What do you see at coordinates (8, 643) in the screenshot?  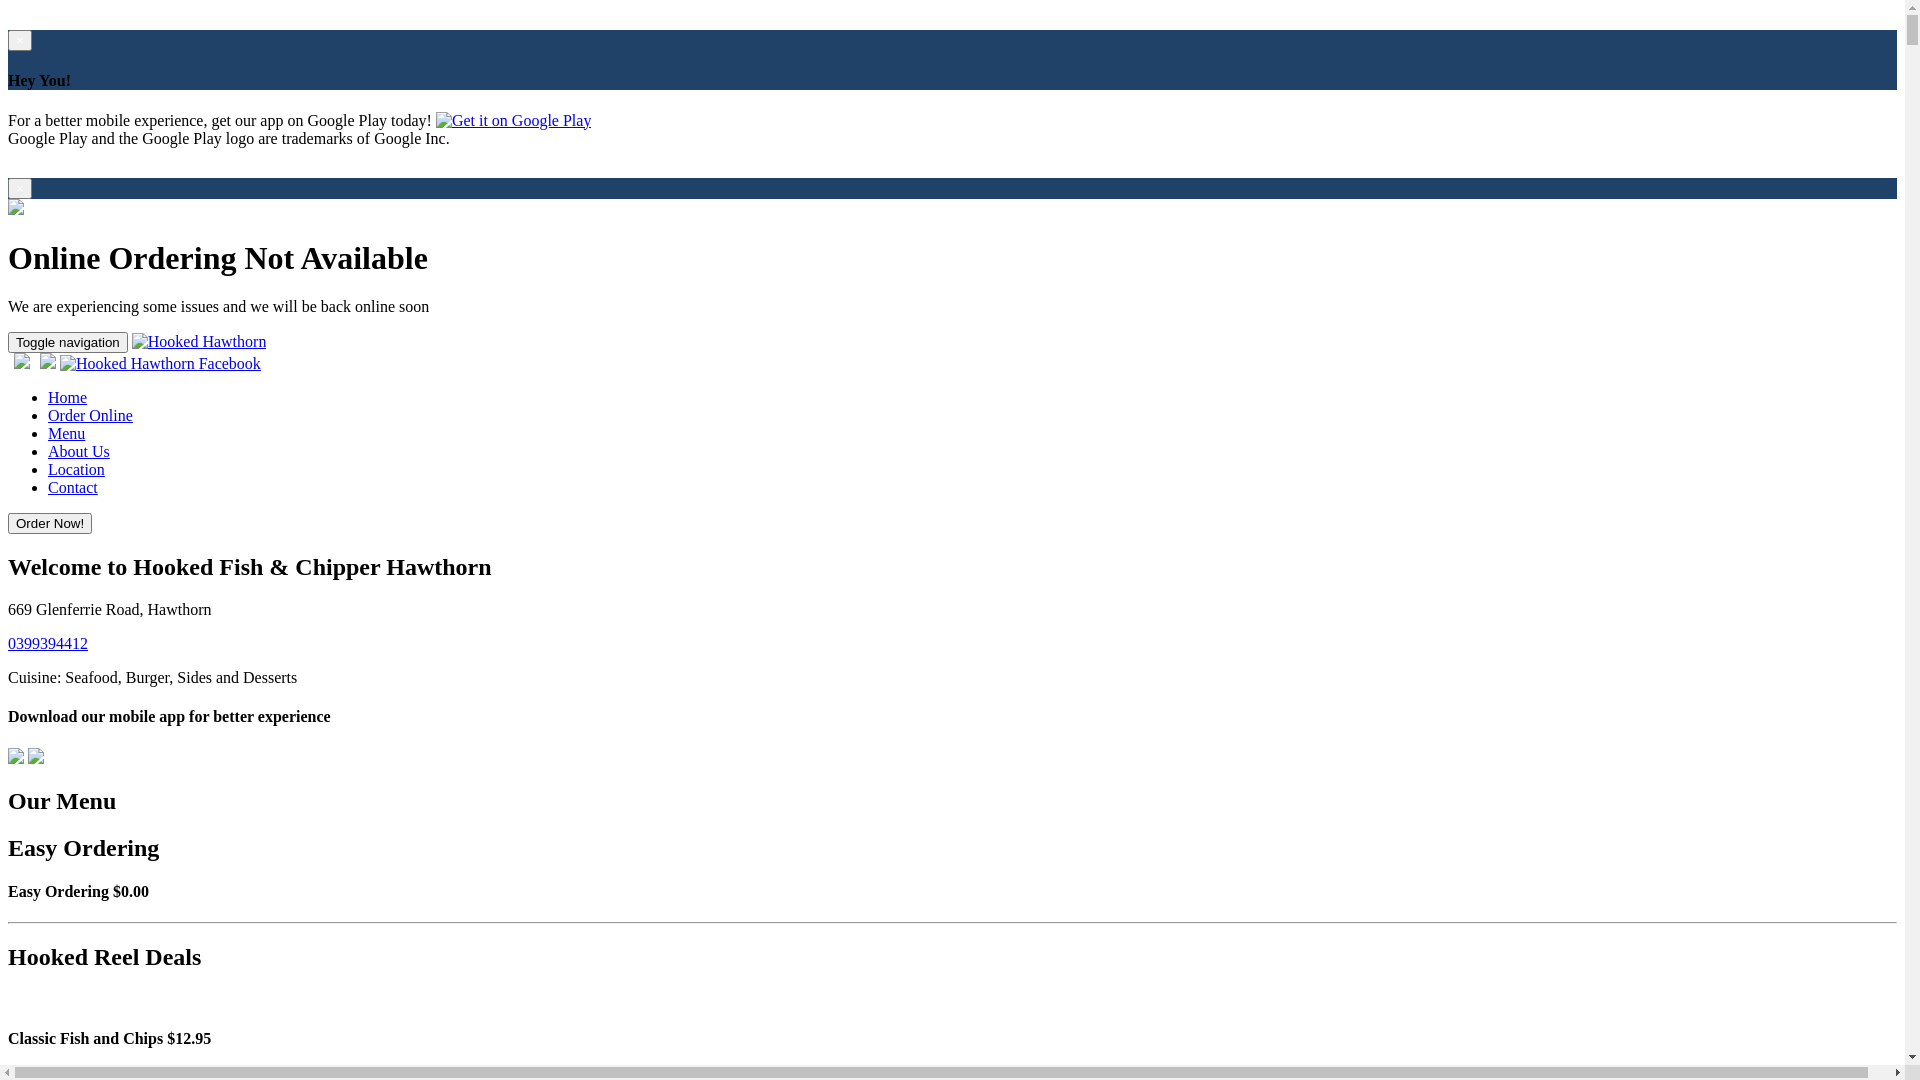 I see `'0399394412'` at bounding box center [8, 643].